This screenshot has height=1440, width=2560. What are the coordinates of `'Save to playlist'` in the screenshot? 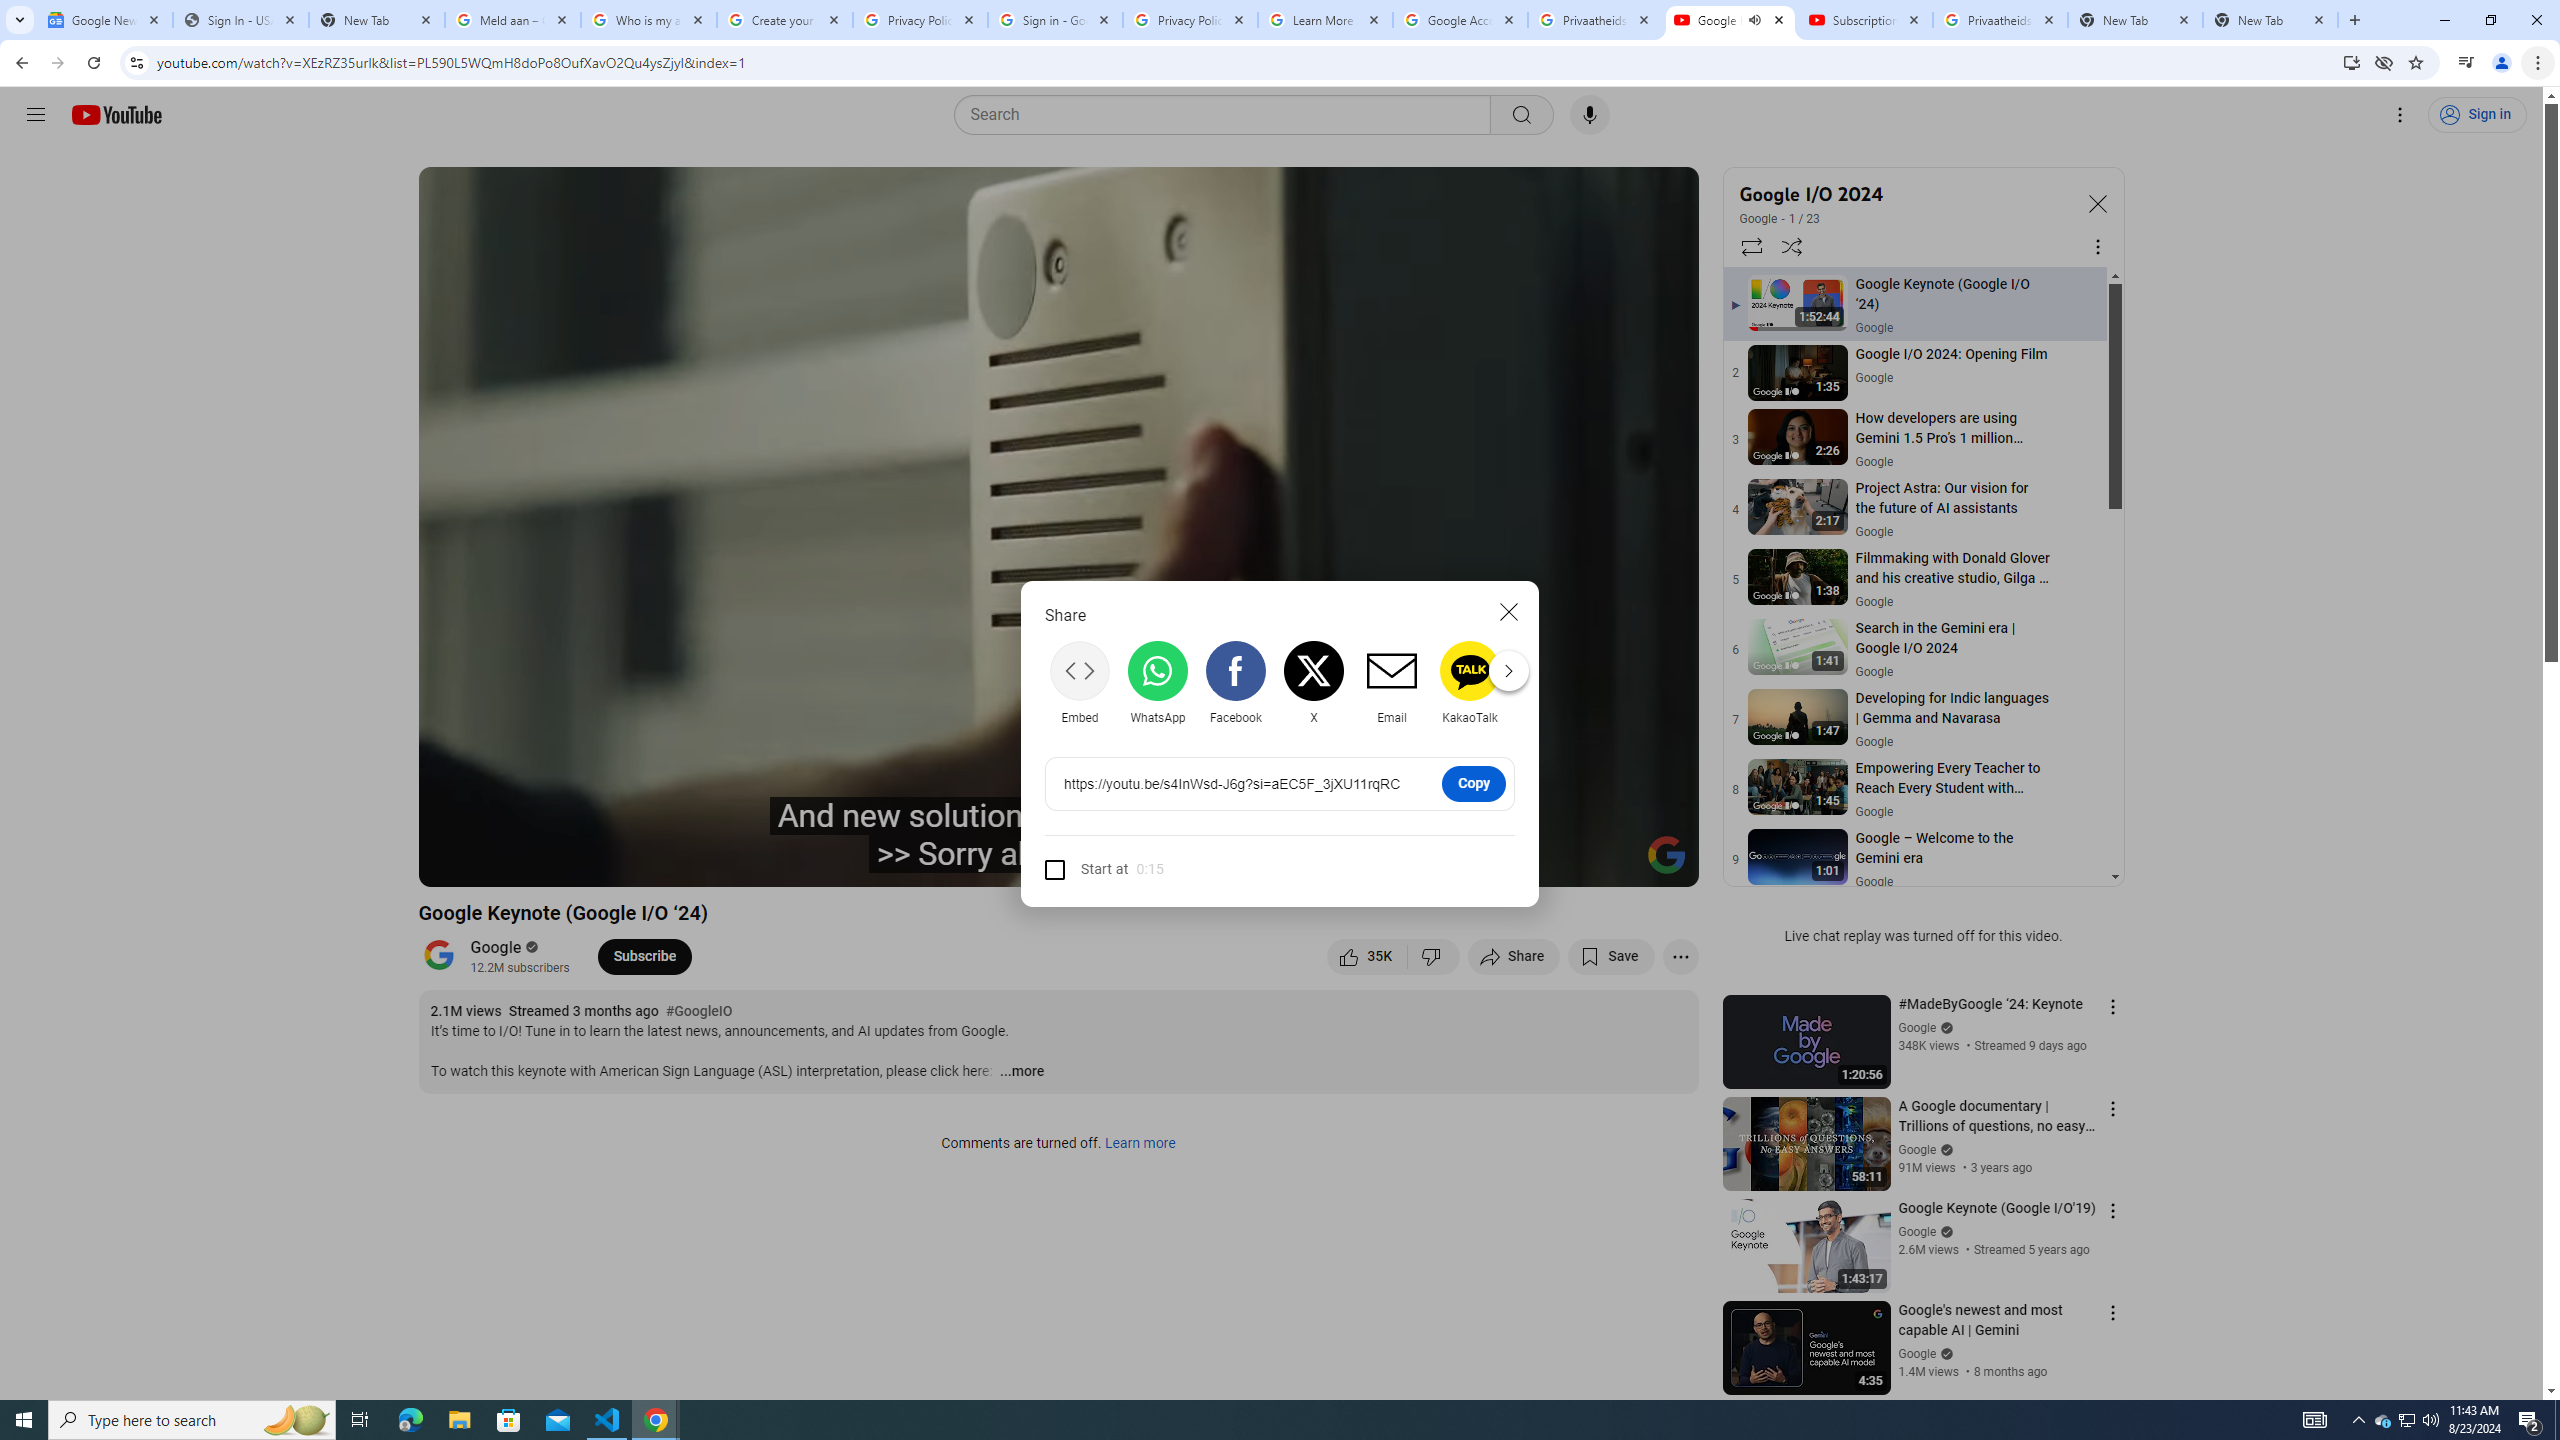 It's located at (1610, 955).